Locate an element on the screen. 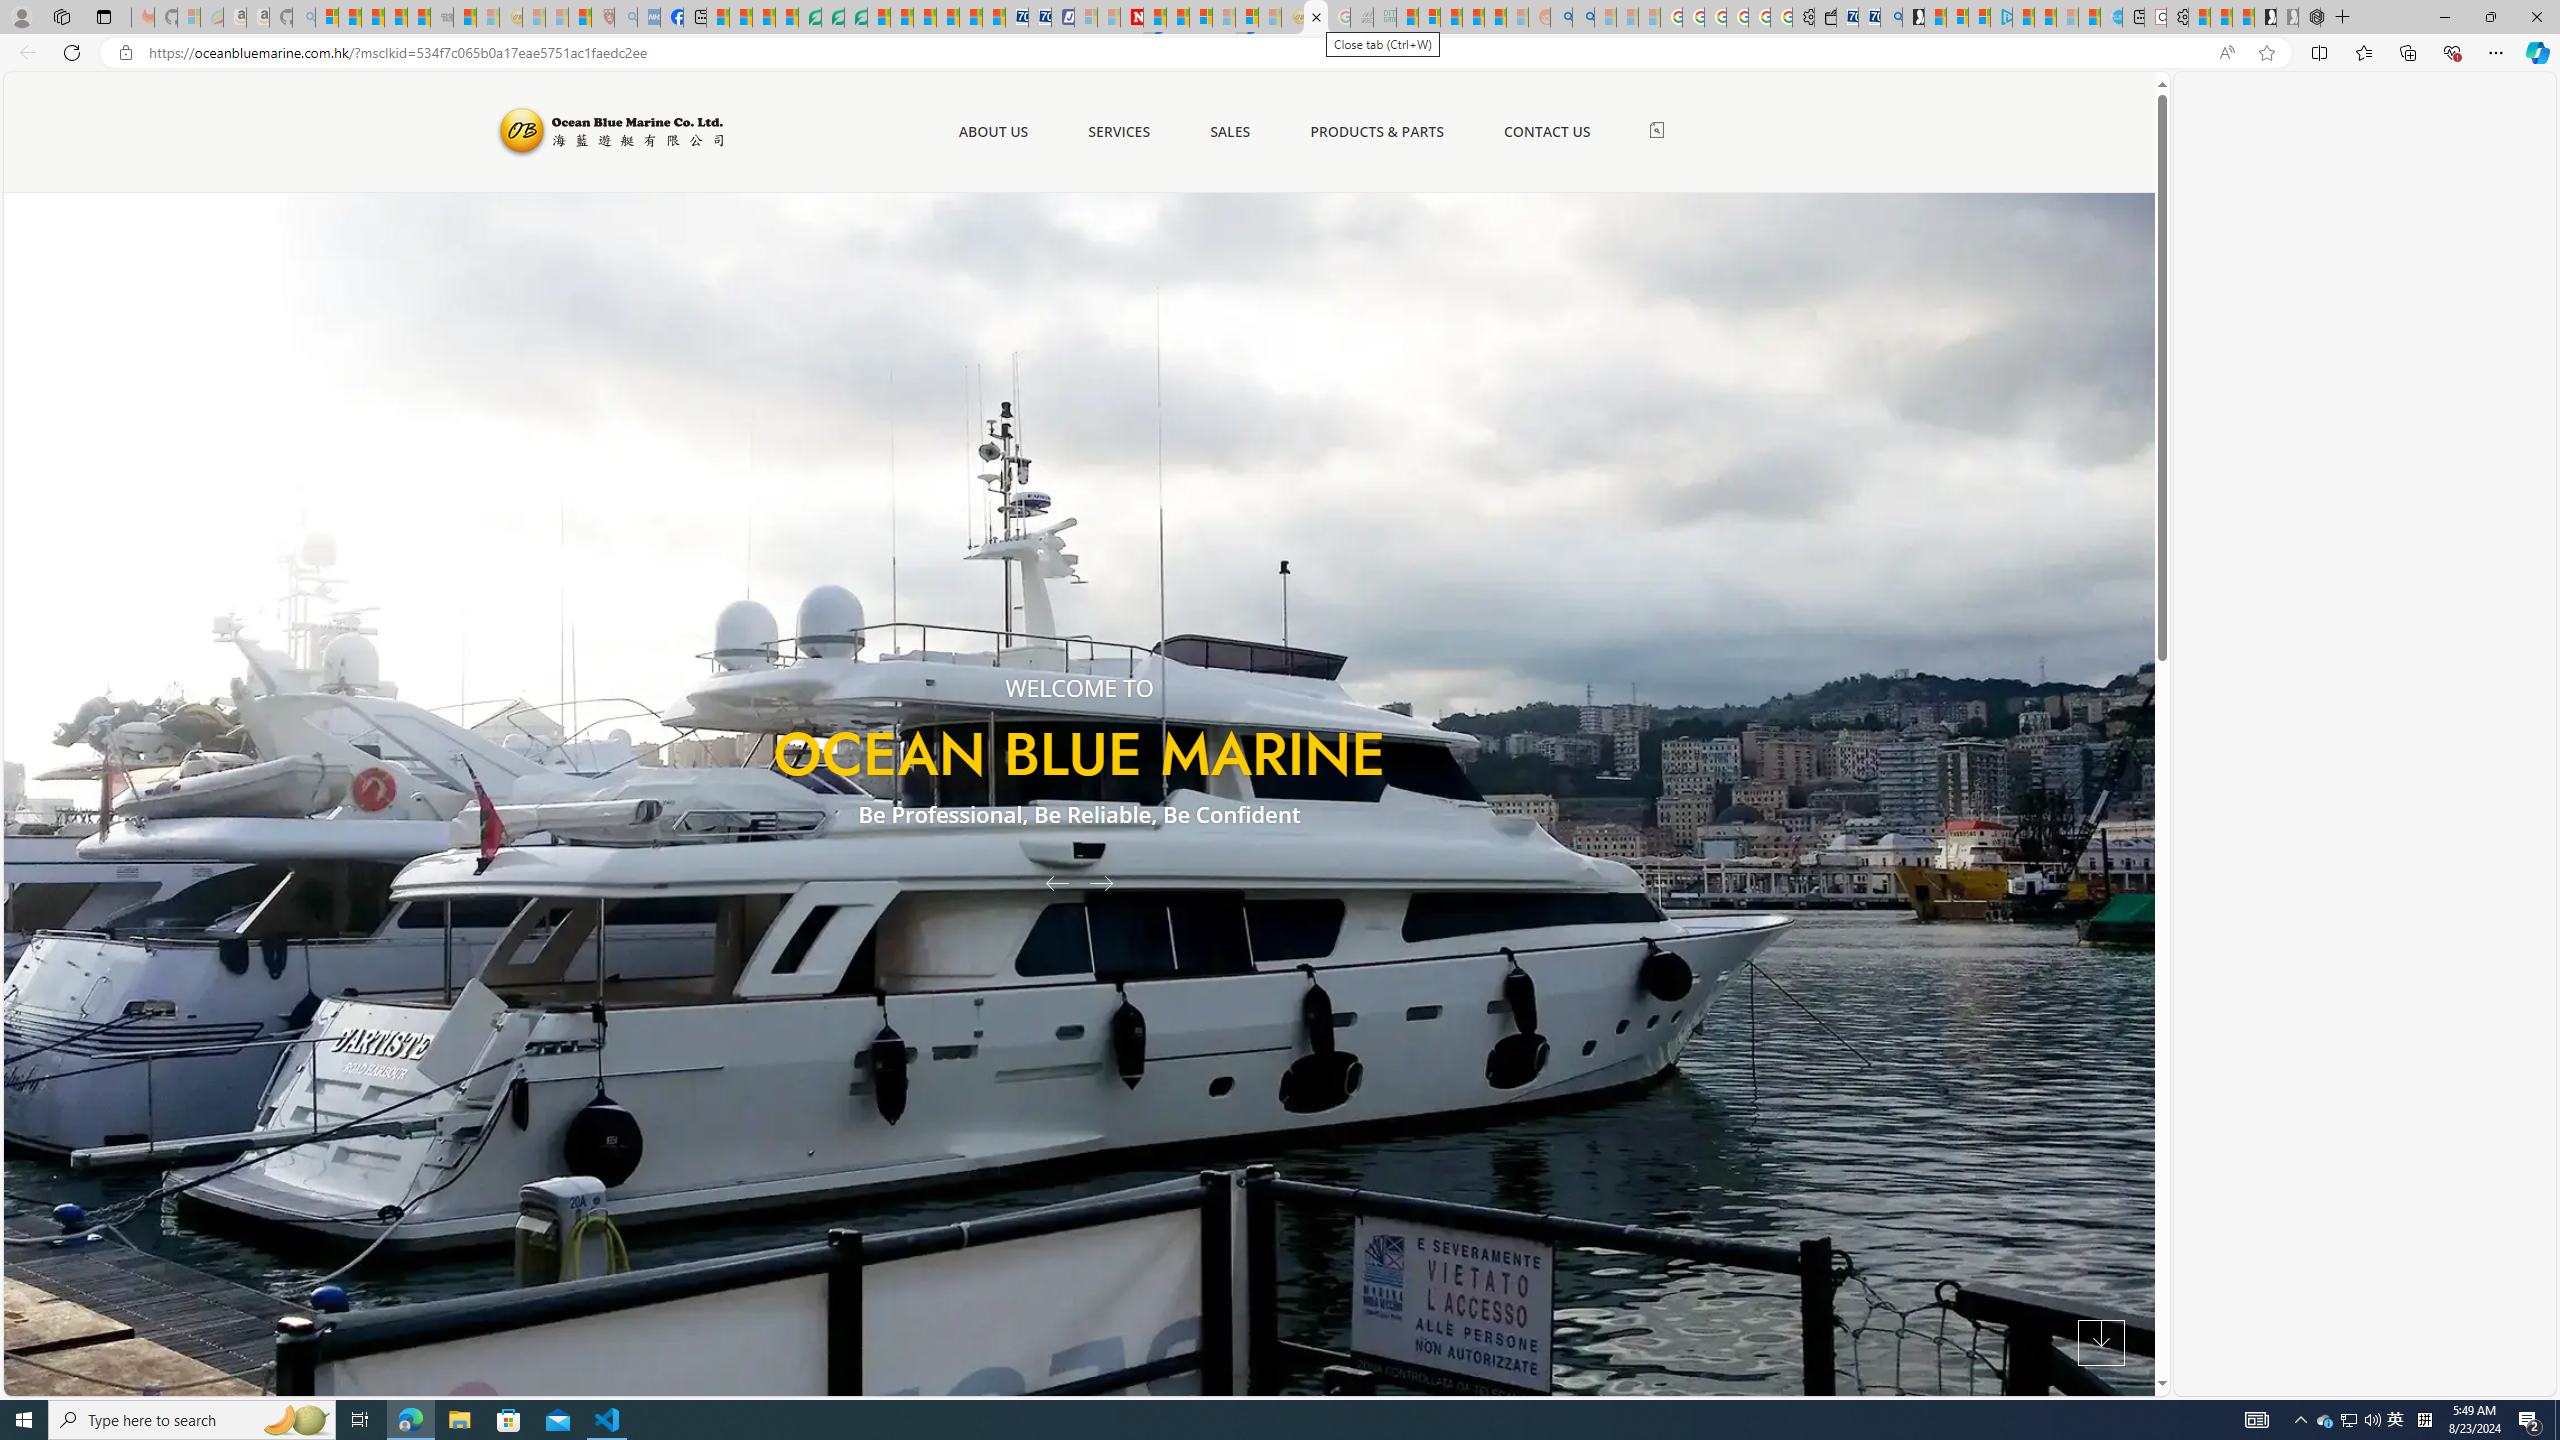 This screenshot has width=2560, height=1440. 'CONTACT US' is located at coordinates (1545, 131).